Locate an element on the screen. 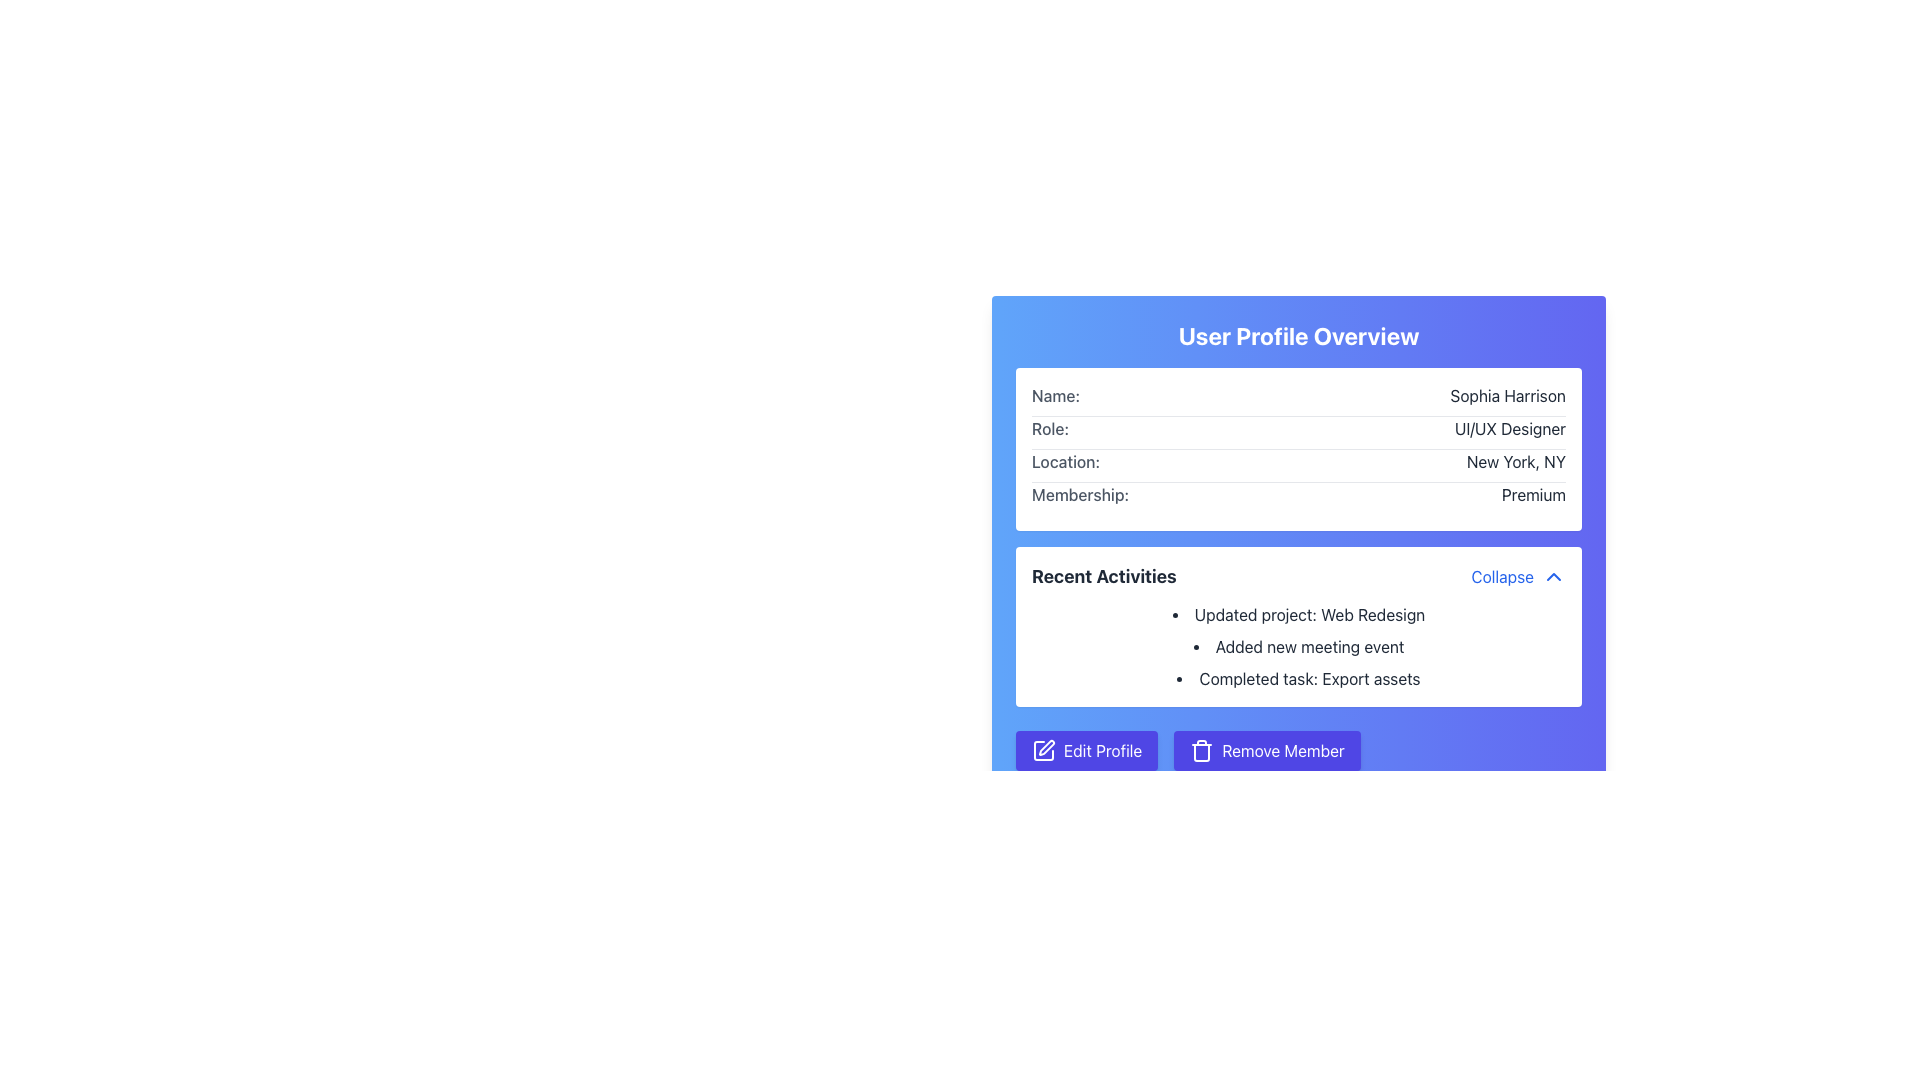 The image size is (1920, 1080). the up-chevron icon located next to the 'Collapse' text in the 'Recent Activities' section is located at coordinates (1553, 577).